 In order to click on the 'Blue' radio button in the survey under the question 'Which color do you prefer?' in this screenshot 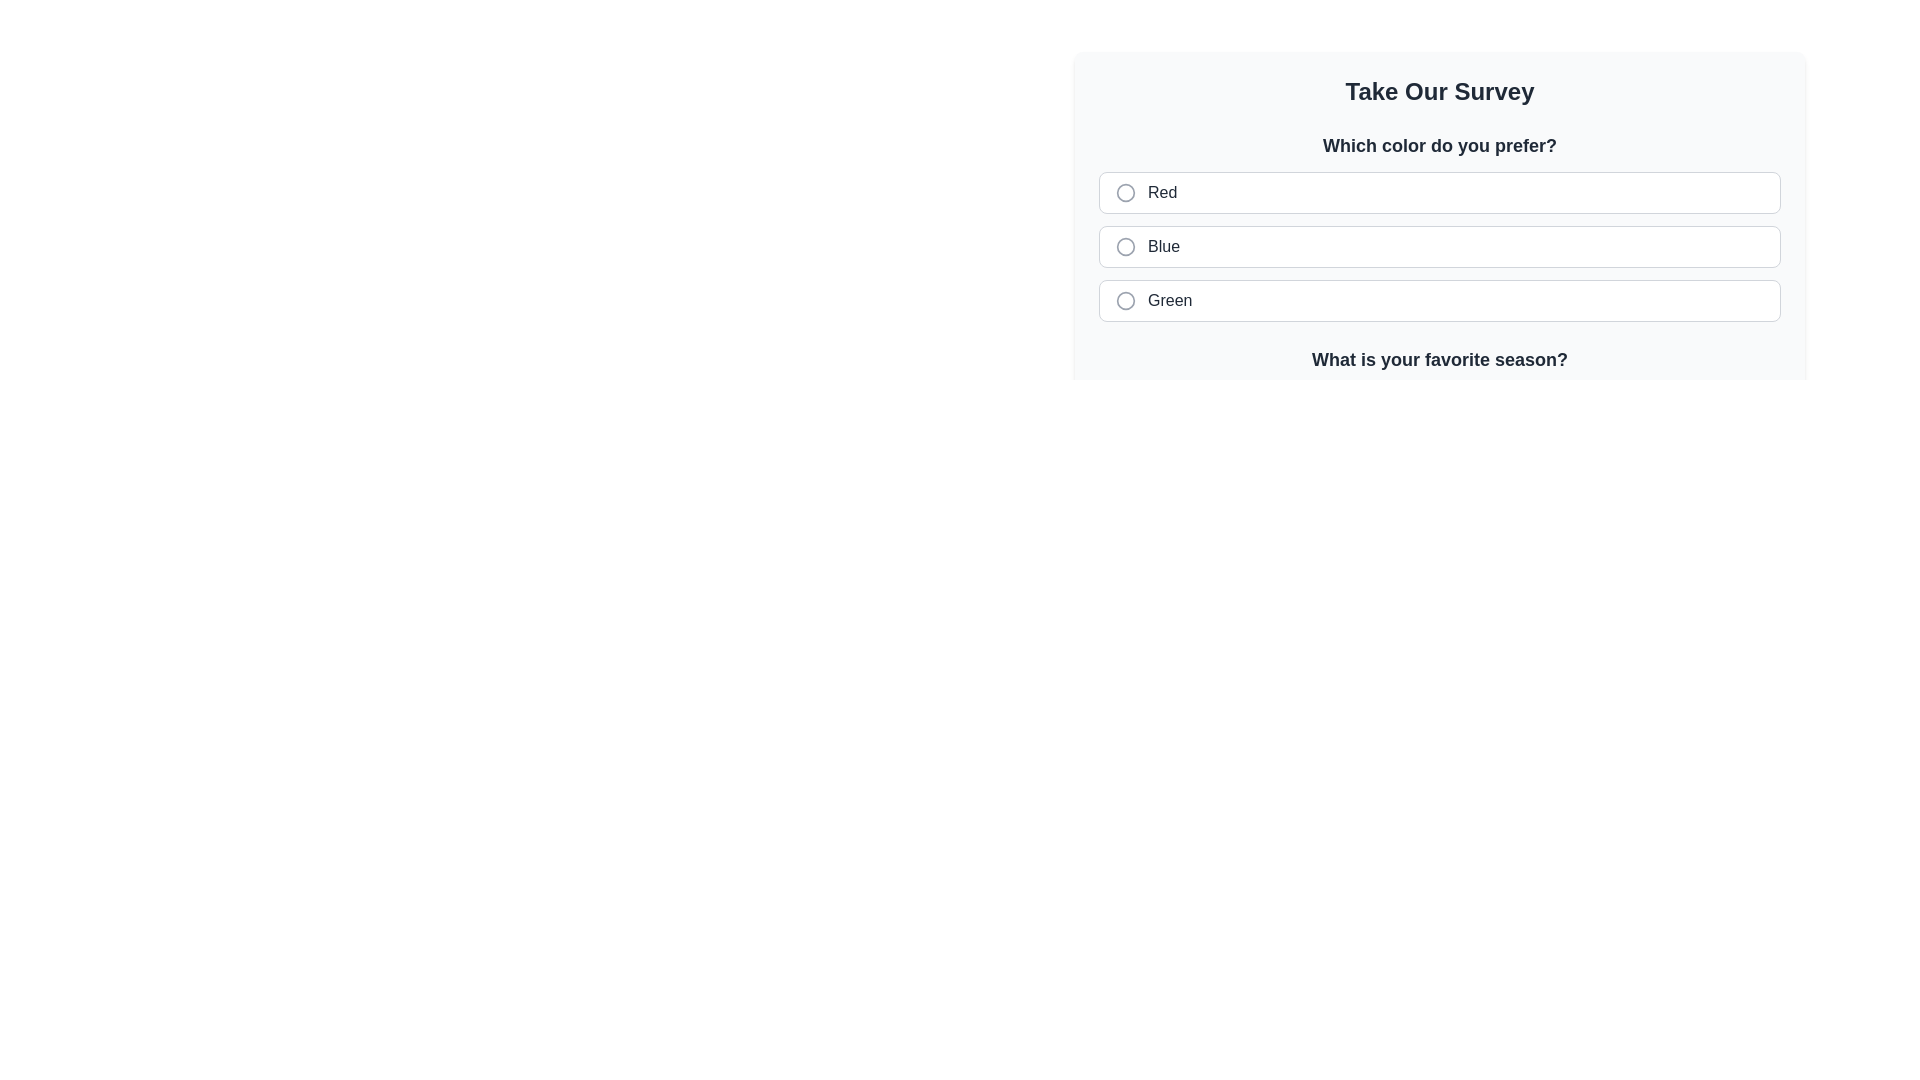, I will do `click(1126, 245)`.